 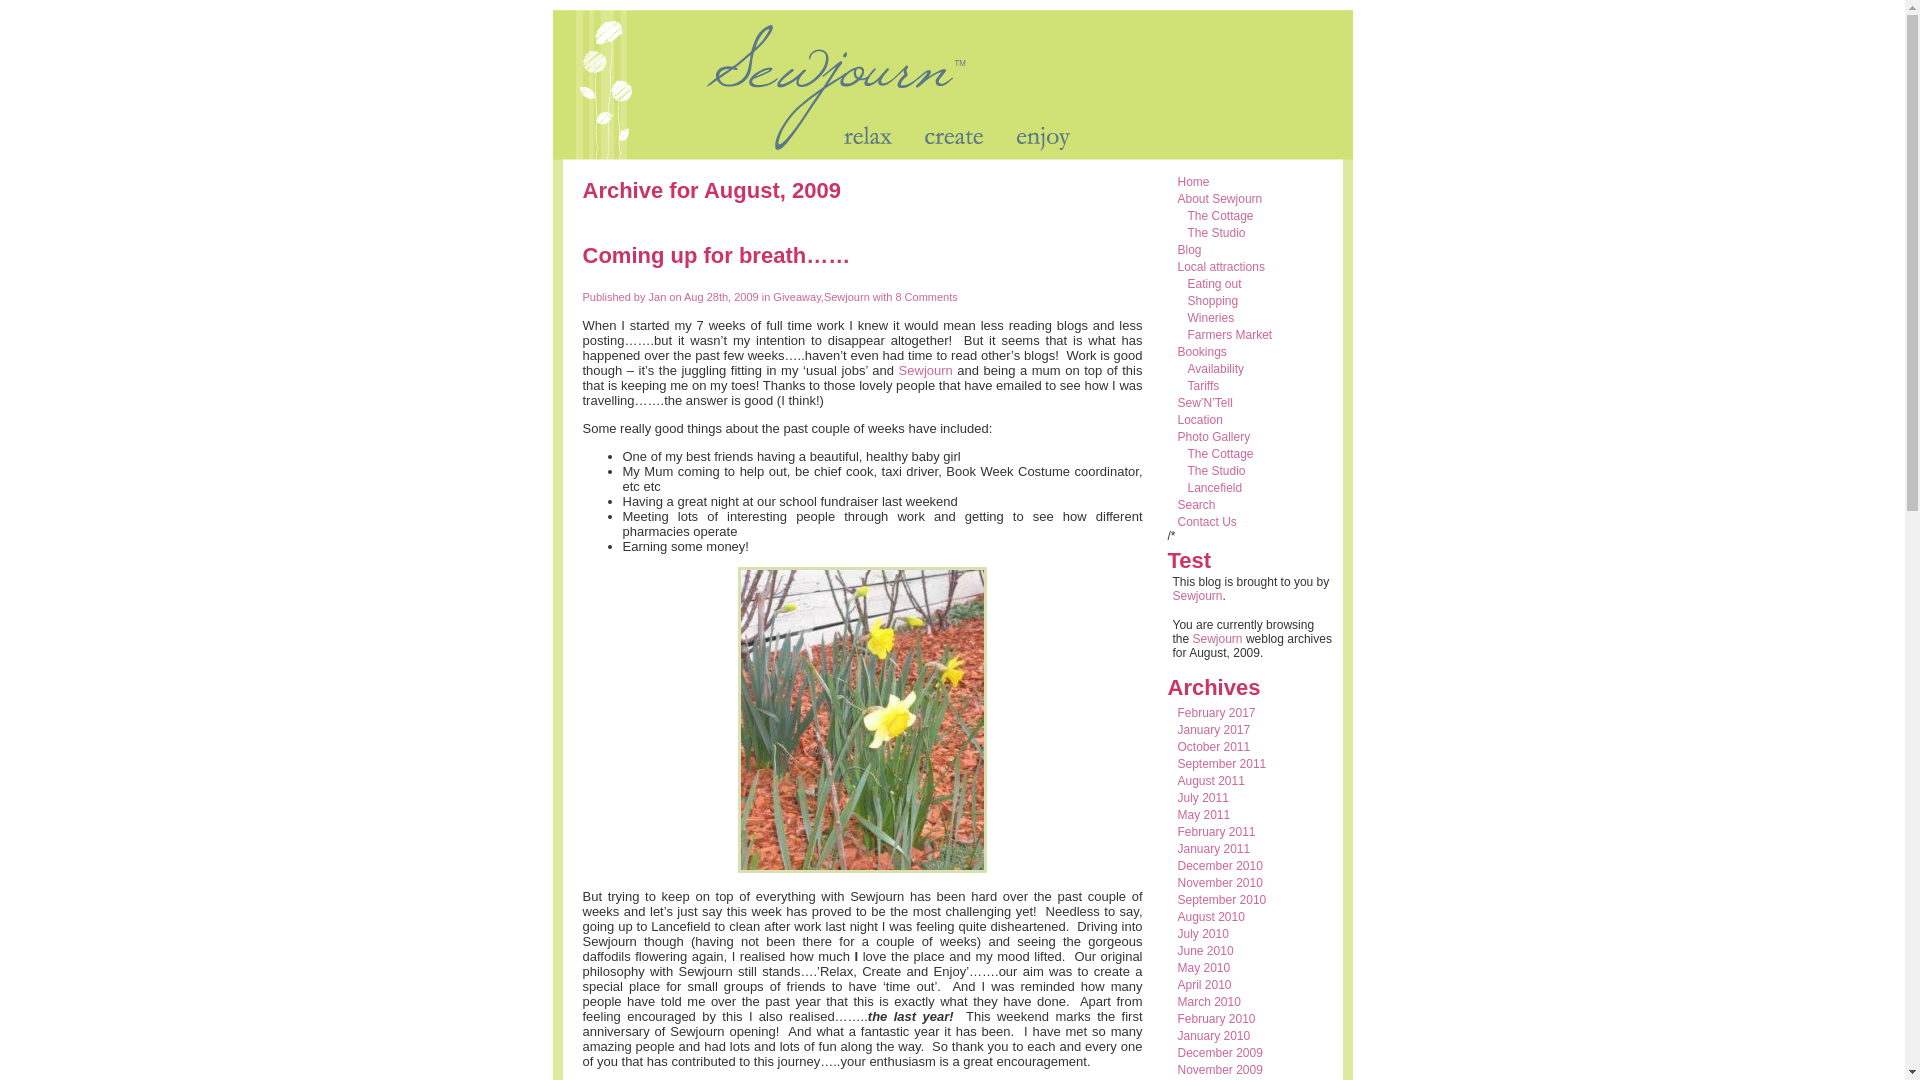 I want to click on 'Location', so click(x=1200, y=419).